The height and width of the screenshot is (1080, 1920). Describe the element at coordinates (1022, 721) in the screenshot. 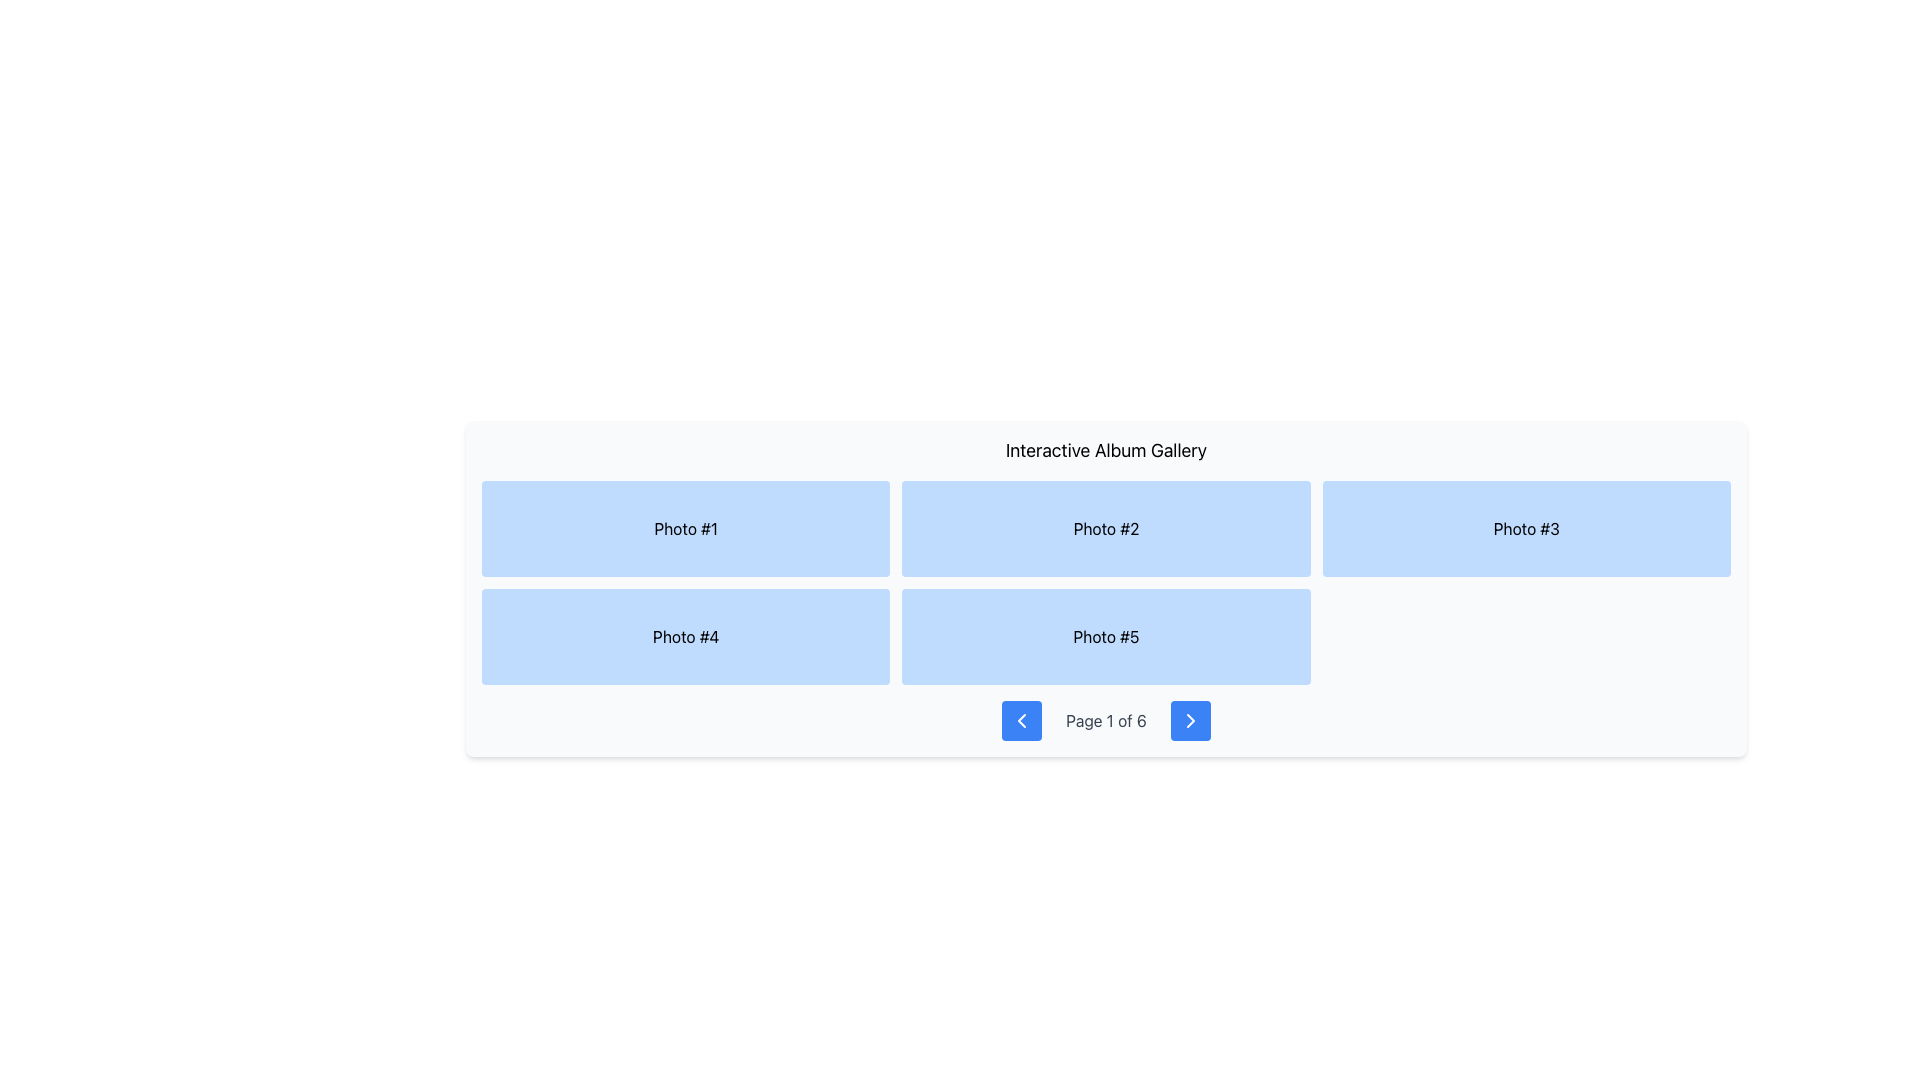

I see `the blue button with a left-pointing chevron icon located in the pagination bar at the bottom center of the interface` at that location.